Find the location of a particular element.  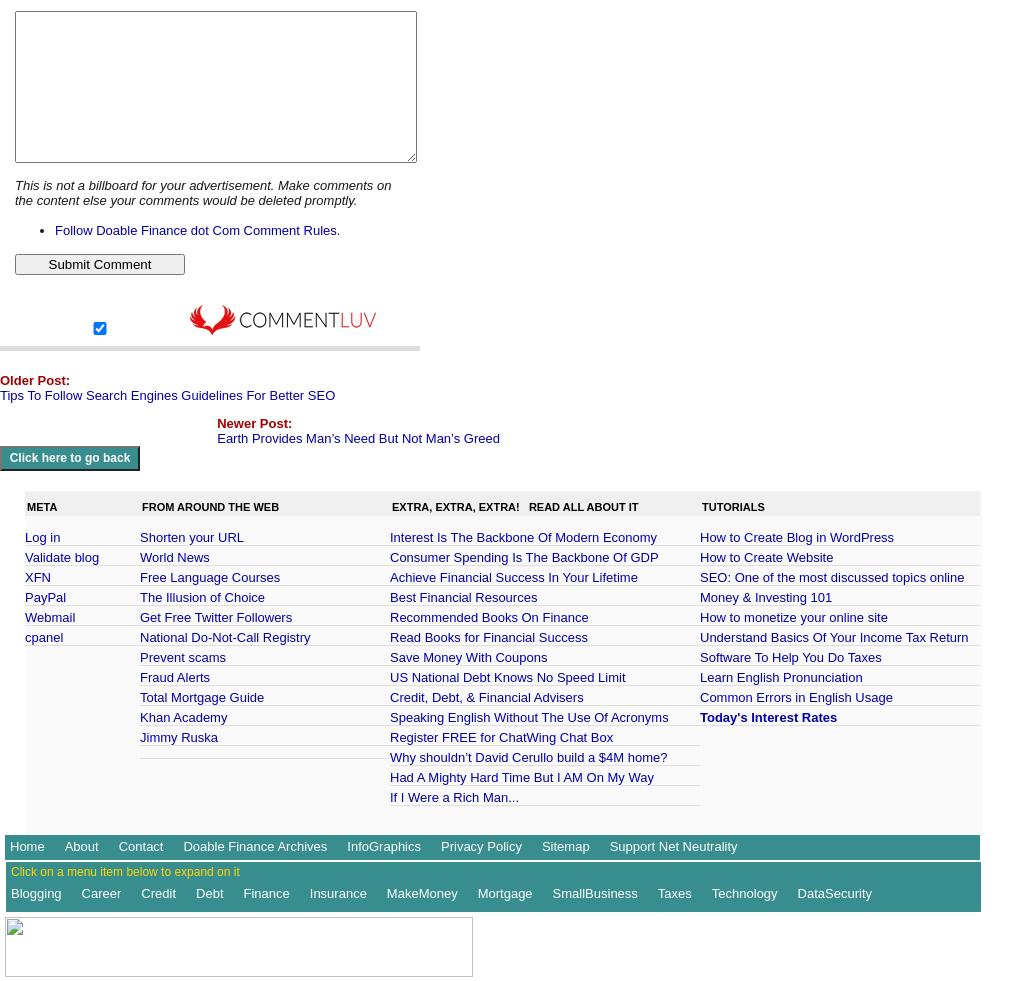

'About' is located at coordinates (80, 845).